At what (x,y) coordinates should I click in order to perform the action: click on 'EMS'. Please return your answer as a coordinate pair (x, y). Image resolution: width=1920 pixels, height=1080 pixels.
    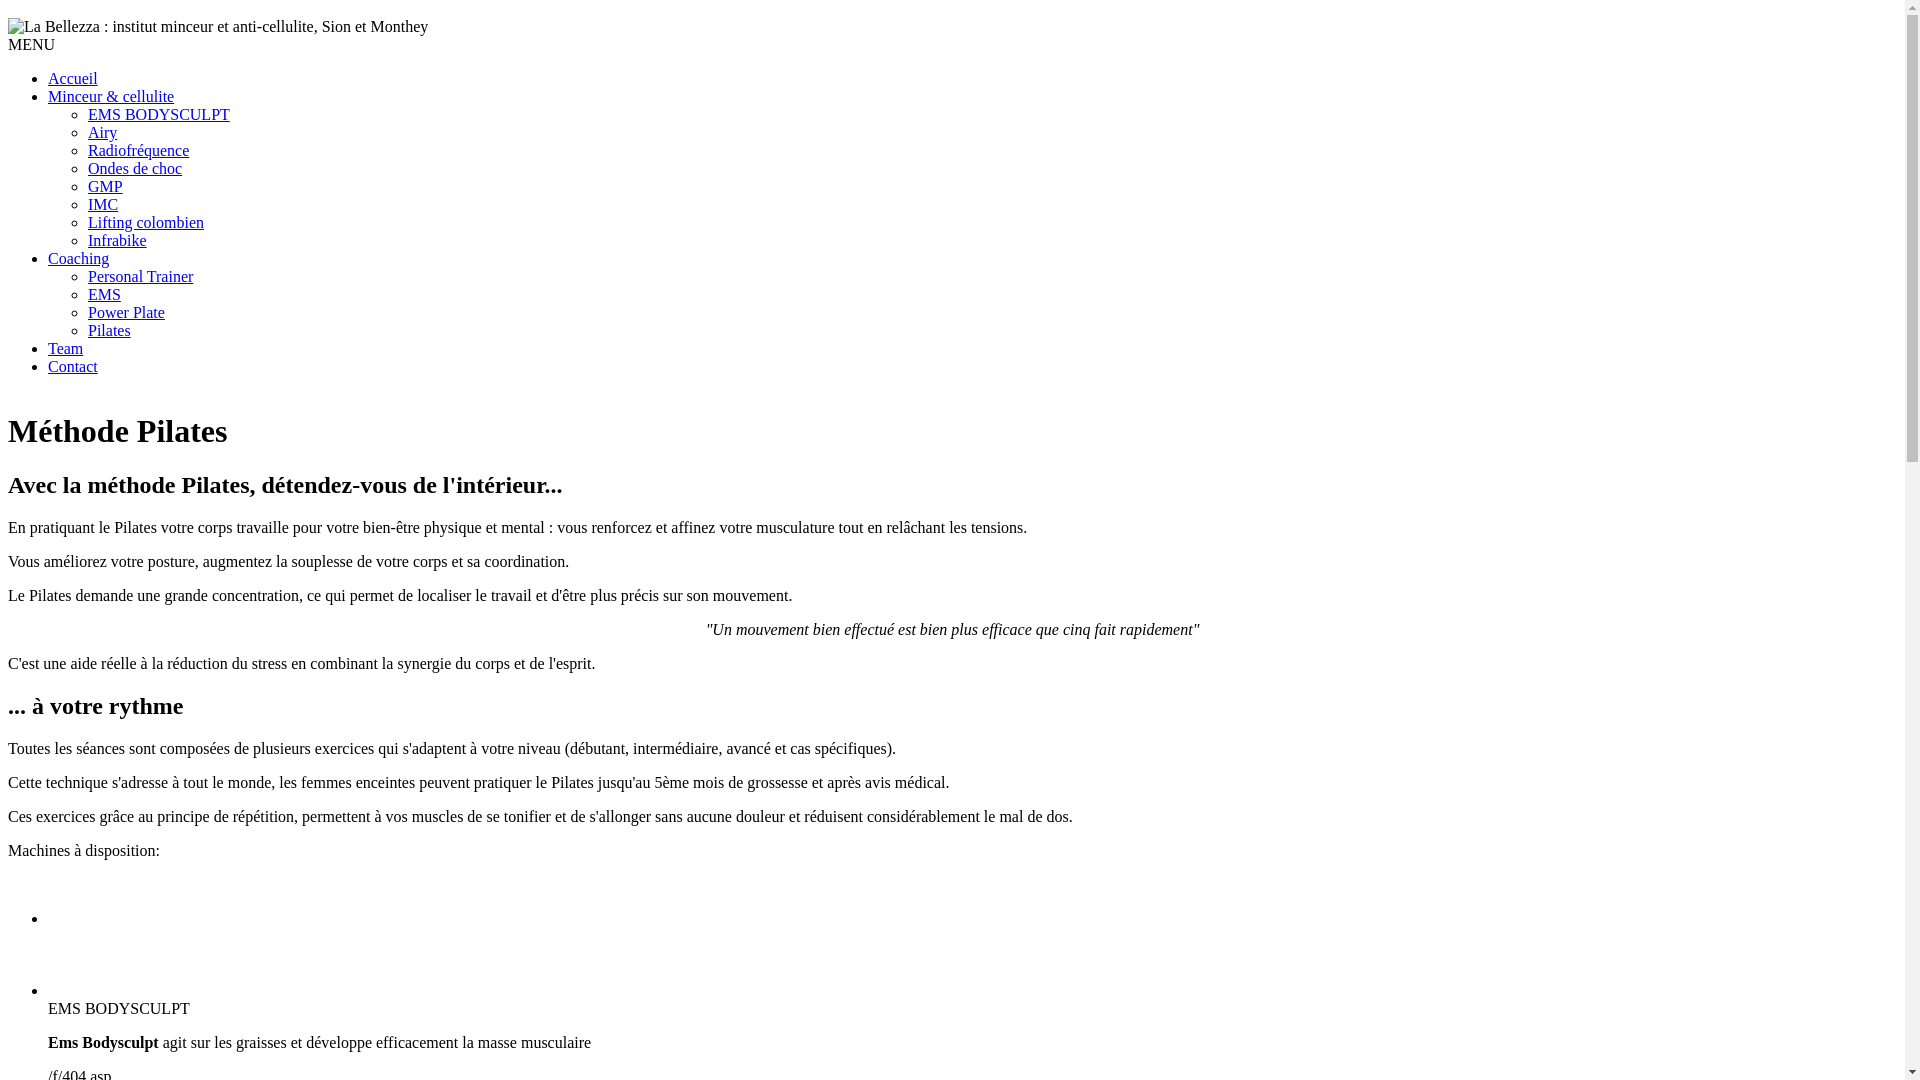
    Looking at the image, I should click on (86, 294).